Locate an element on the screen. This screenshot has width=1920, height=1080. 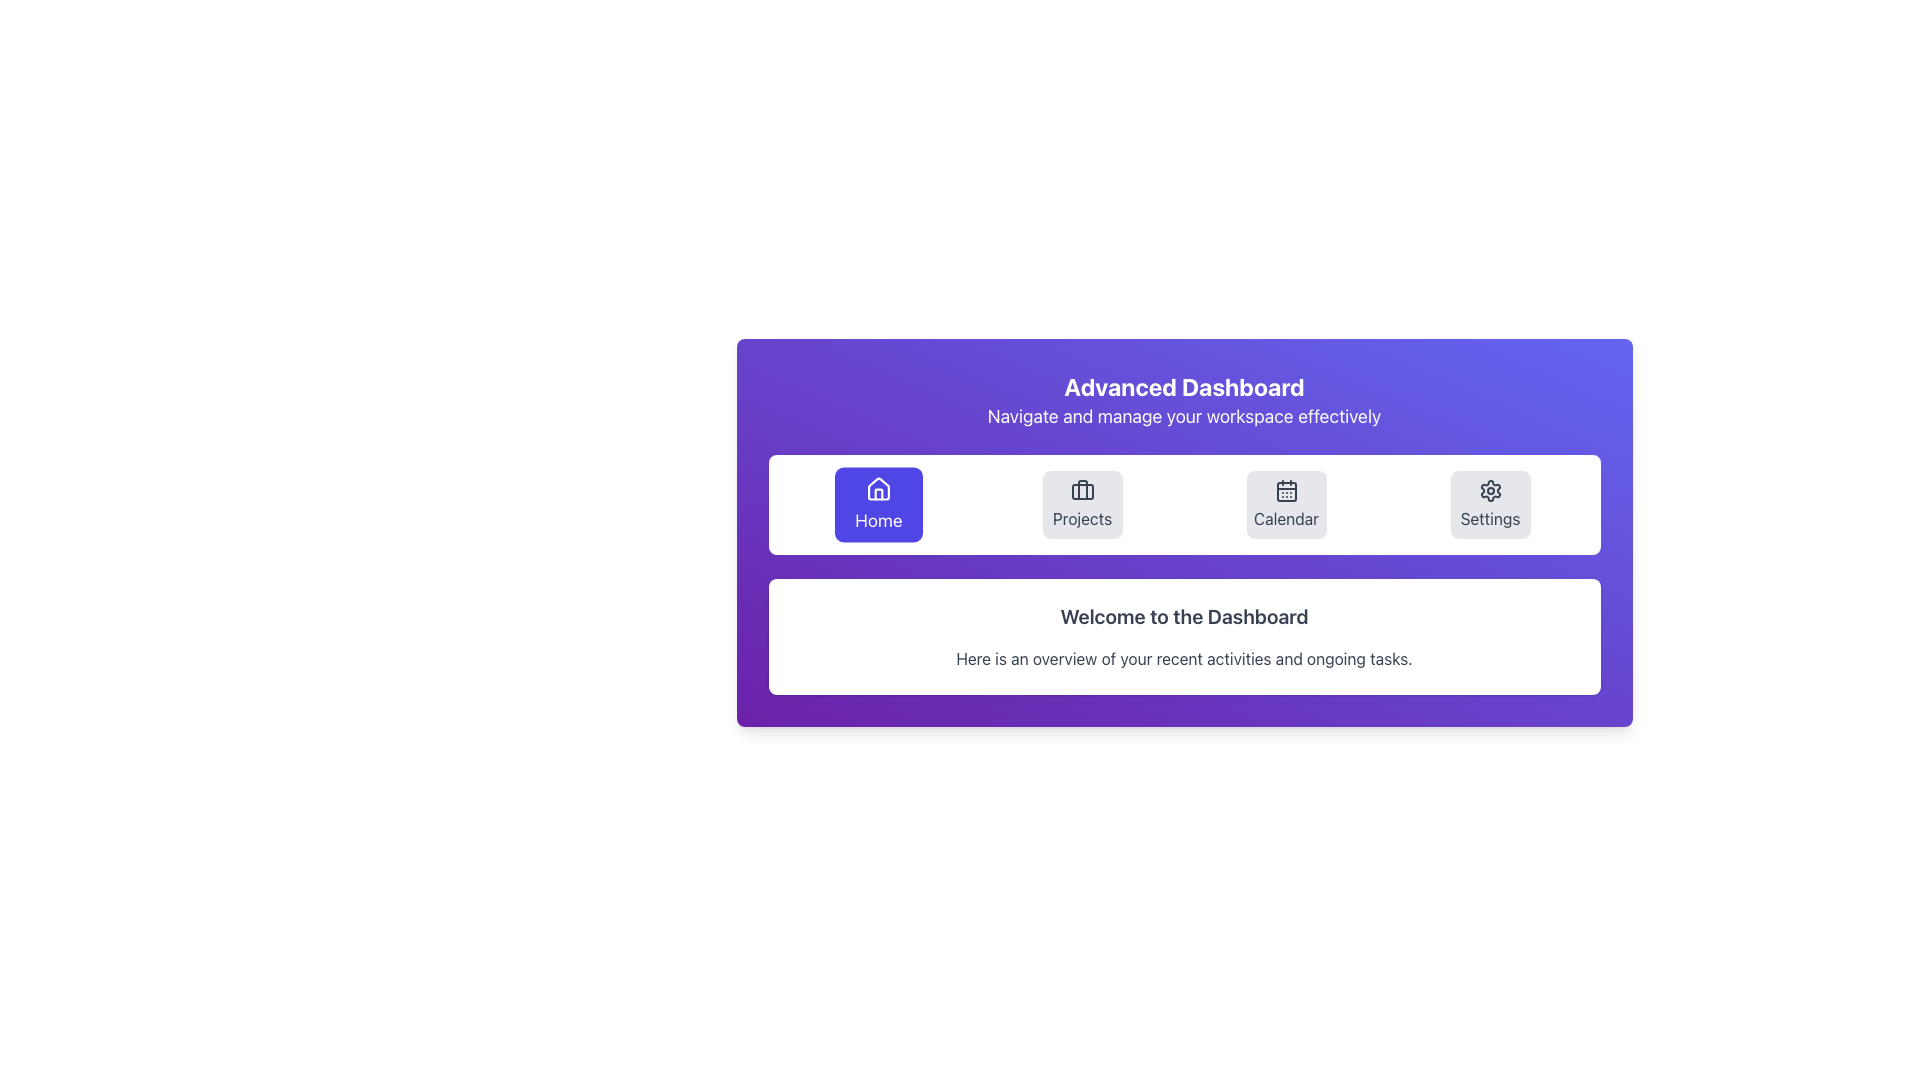
the stylized gear icon located at the far-right side of the horizontal menu bar is located at coordinates (1490, 490).